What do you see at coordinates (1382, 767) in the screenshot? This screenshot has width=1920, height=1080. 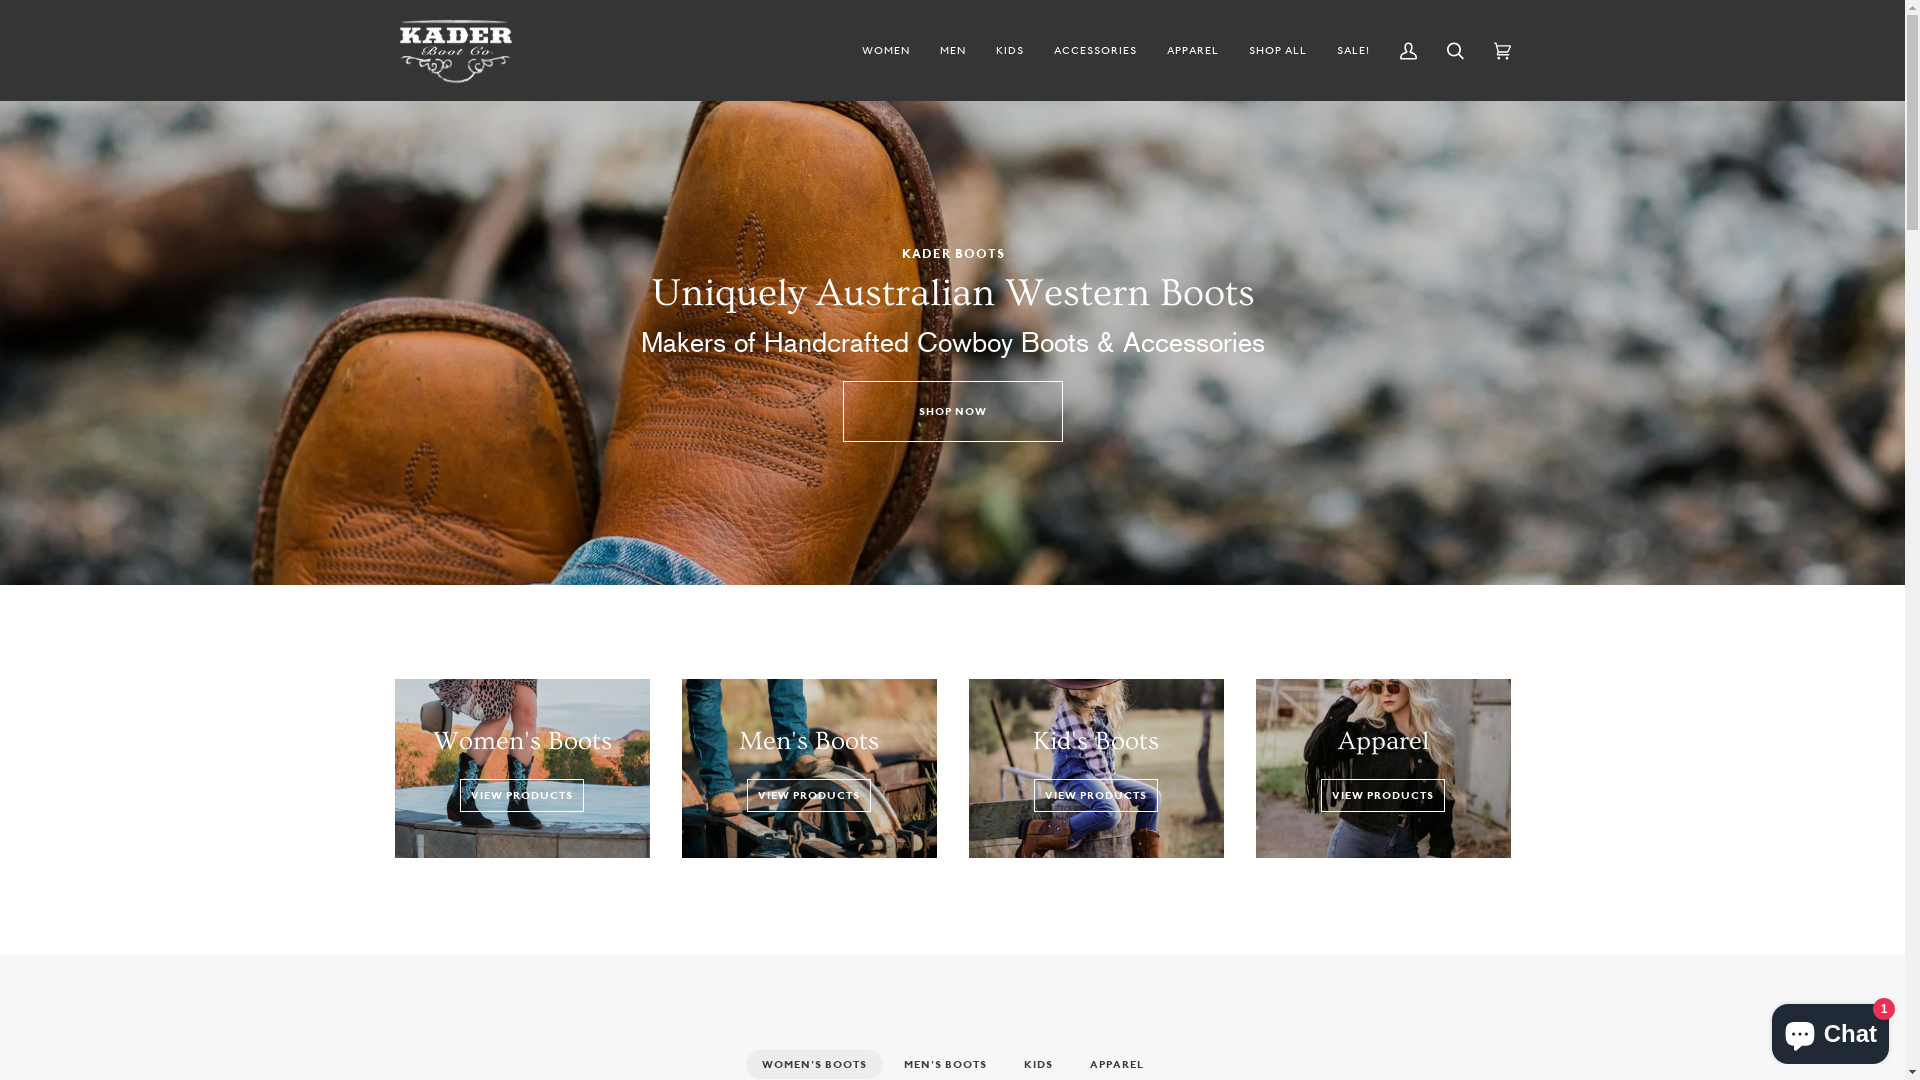 I see `'Apparel` at bounding box center [1382, 767].